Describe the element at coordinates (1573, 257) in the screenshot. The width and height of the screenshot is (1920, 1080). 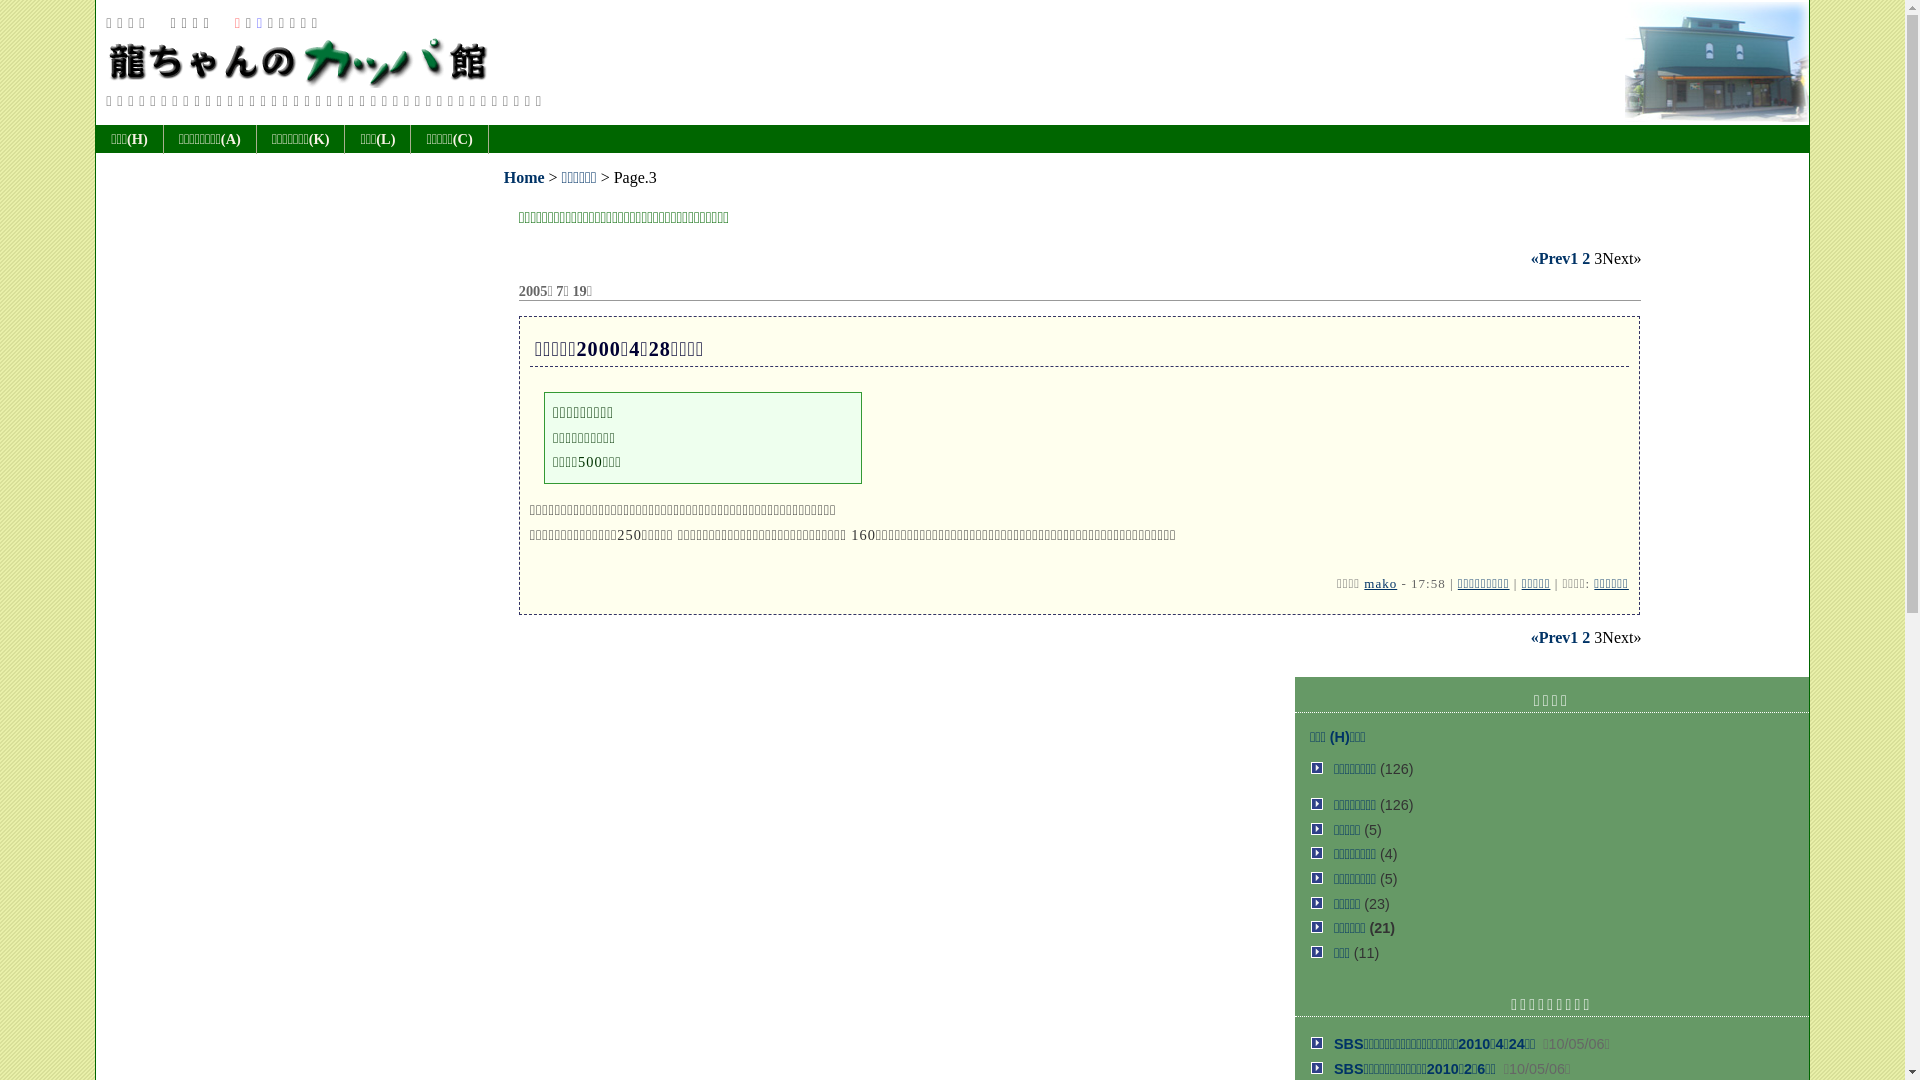
I see `'1'` at that location.